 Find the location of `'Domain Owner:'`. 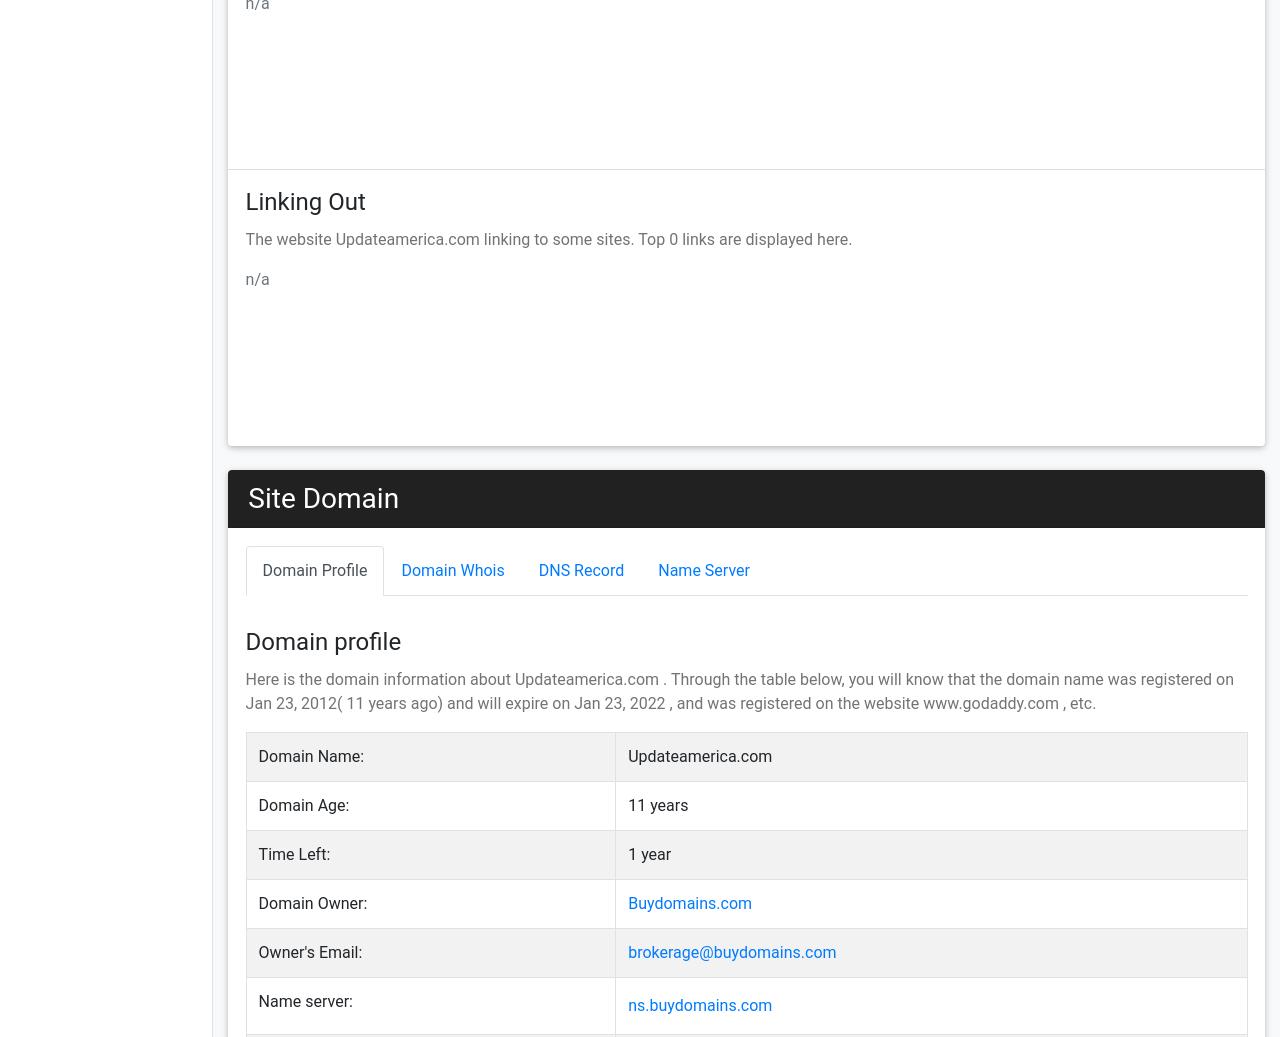

'Domain Owner:' is located at coordinates (311, 903).